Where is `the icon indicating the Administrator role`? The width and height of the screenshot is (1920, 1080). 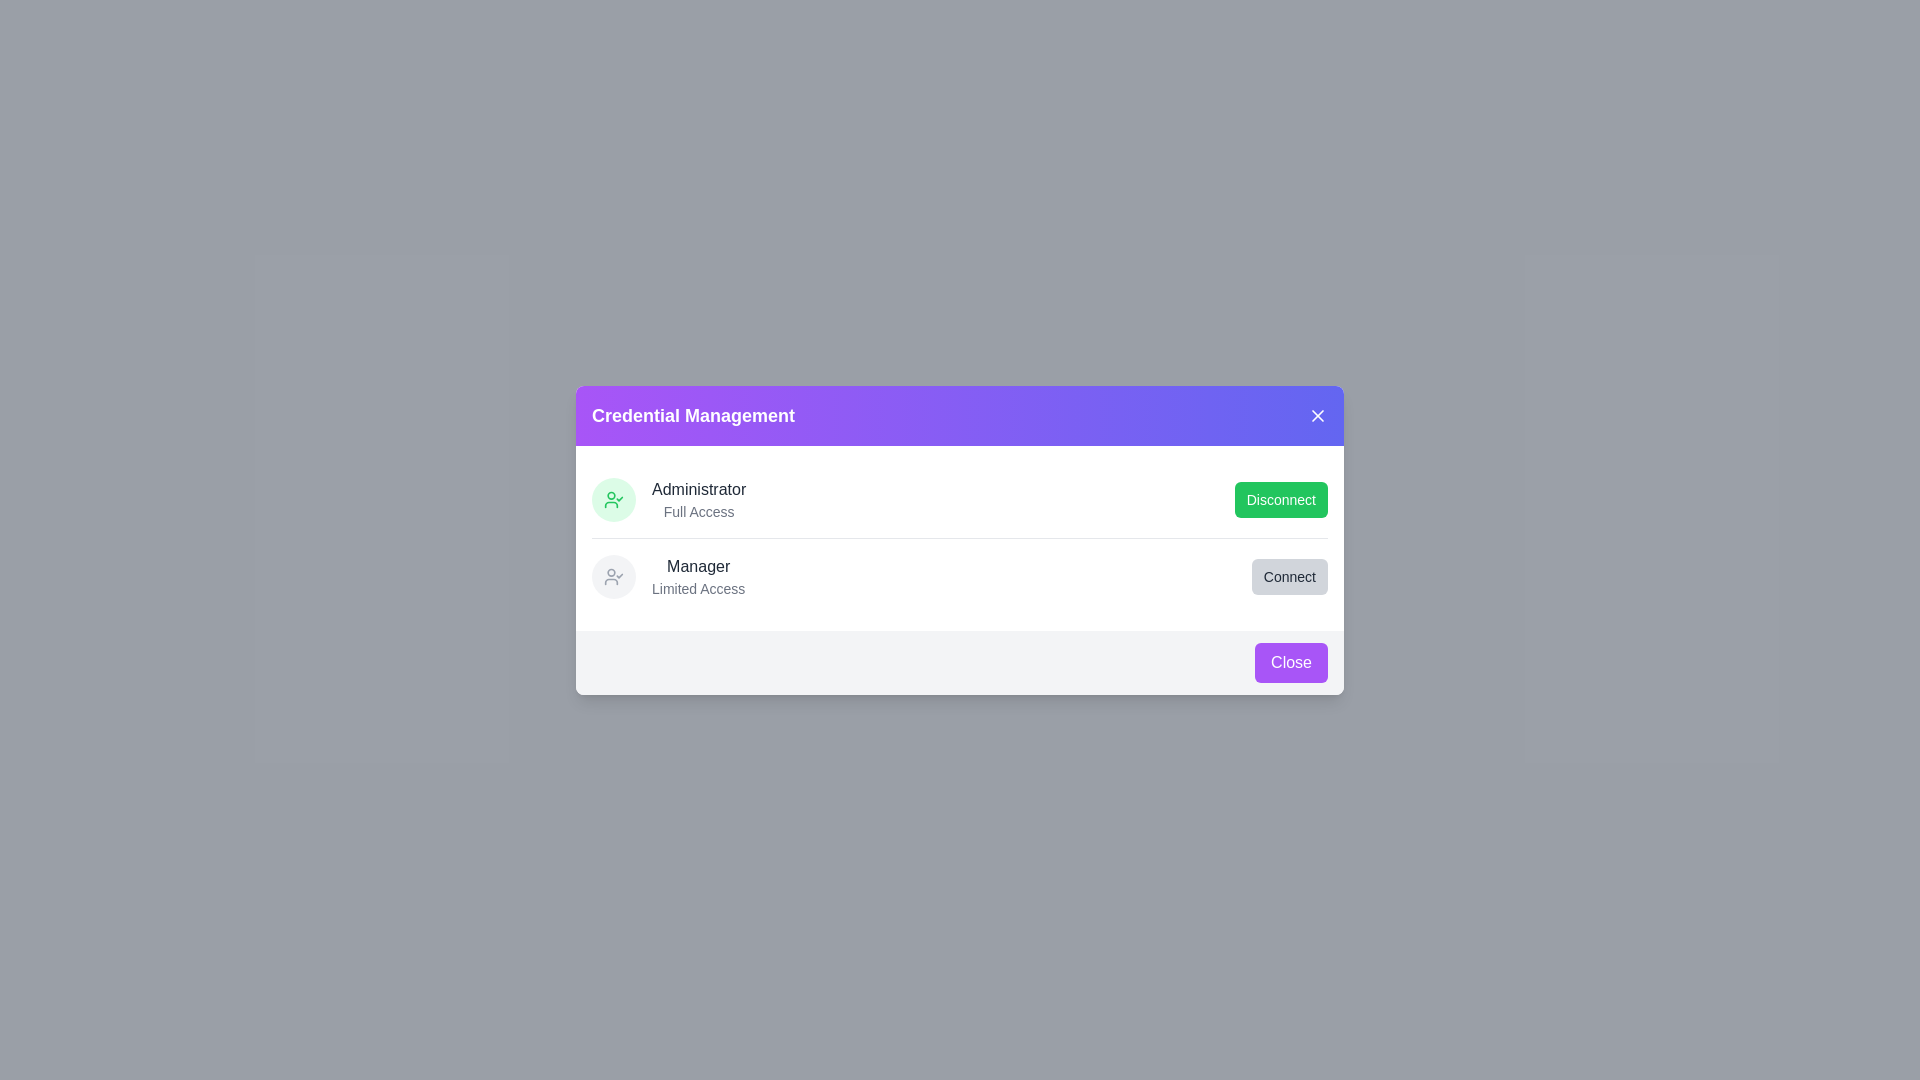 the icon indicating the Administrator role is located at coordinates (613, 497).